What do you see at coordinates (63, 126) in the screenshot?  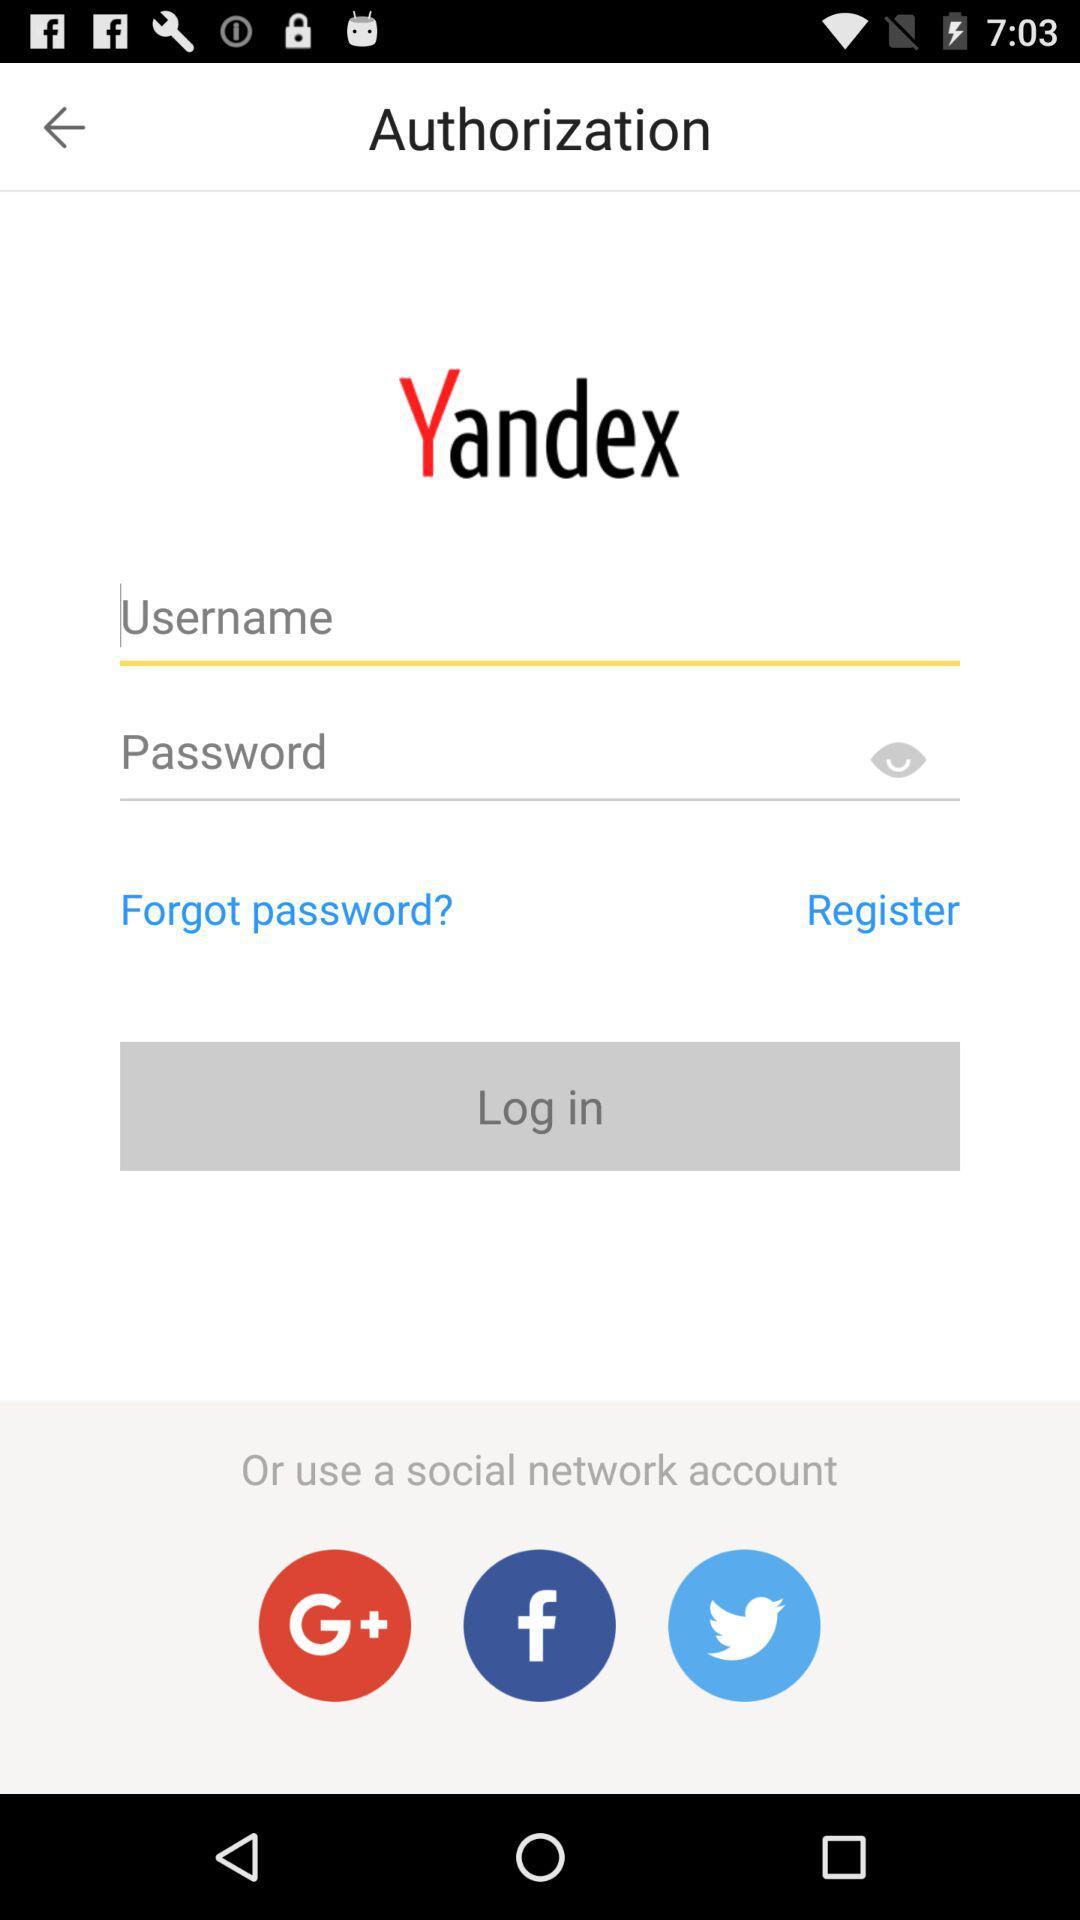 I see `item next to authorization icon` at bounding box center [63, 126].